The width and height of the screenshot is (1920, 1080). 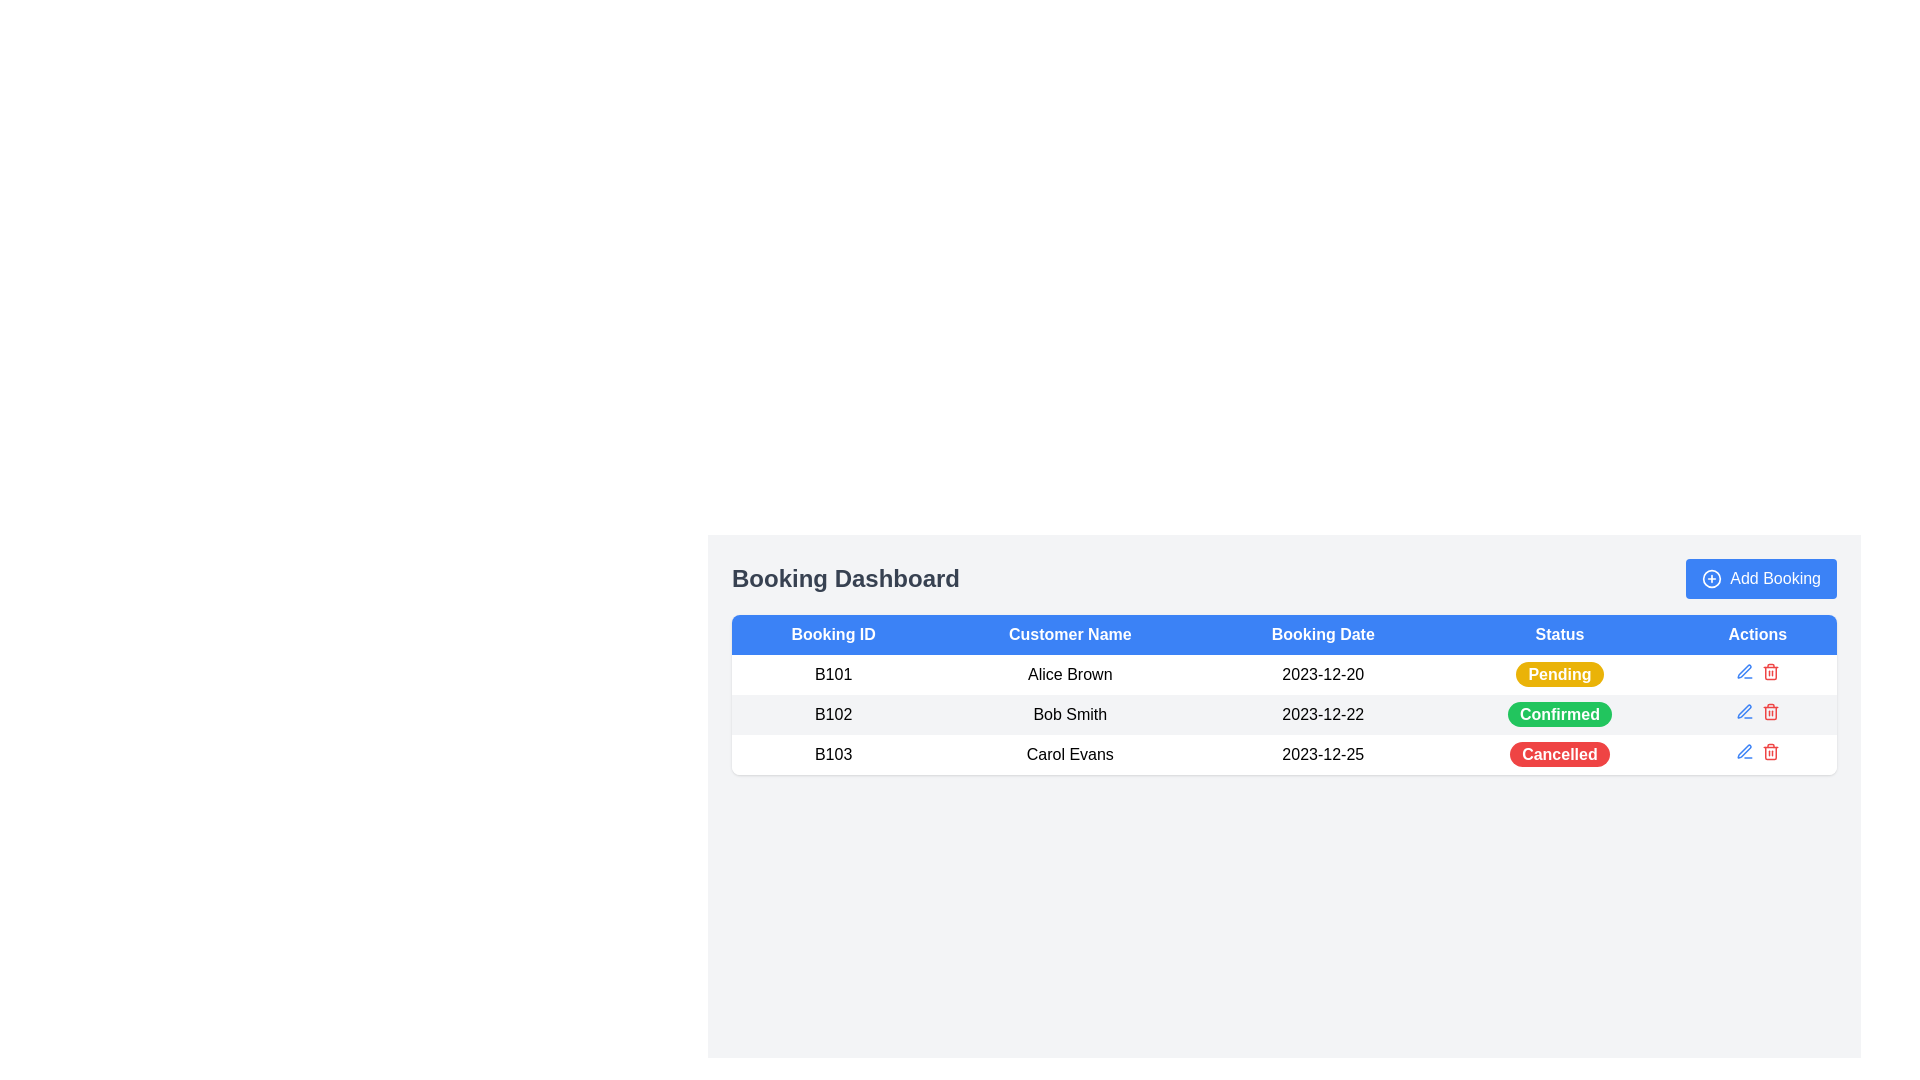 I want to click on the text in the second cell of the 'Customer Name' column for the booking record labeled B101 in the data table, so click(x=1069, y=675).